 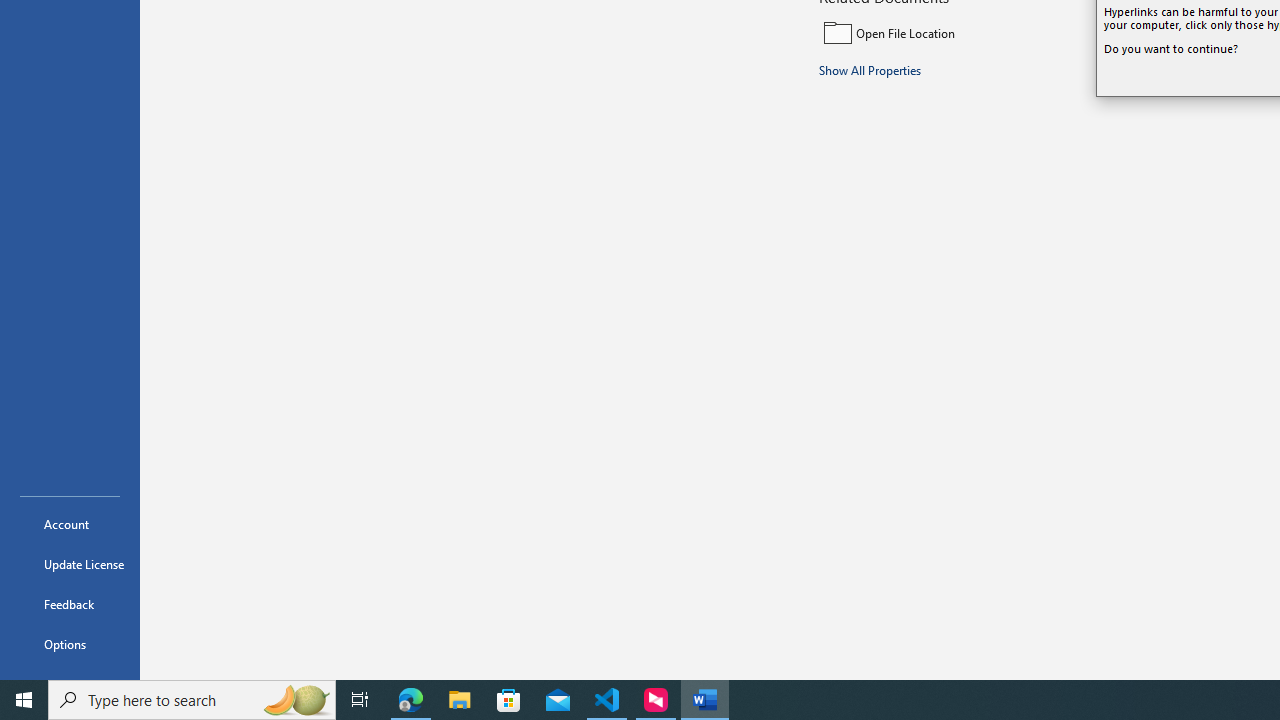 What do you see at coordinates (294, 698) in the screenshot?
I see `'Search highlights icon opens search home window'` at bounding box center [294, 698].